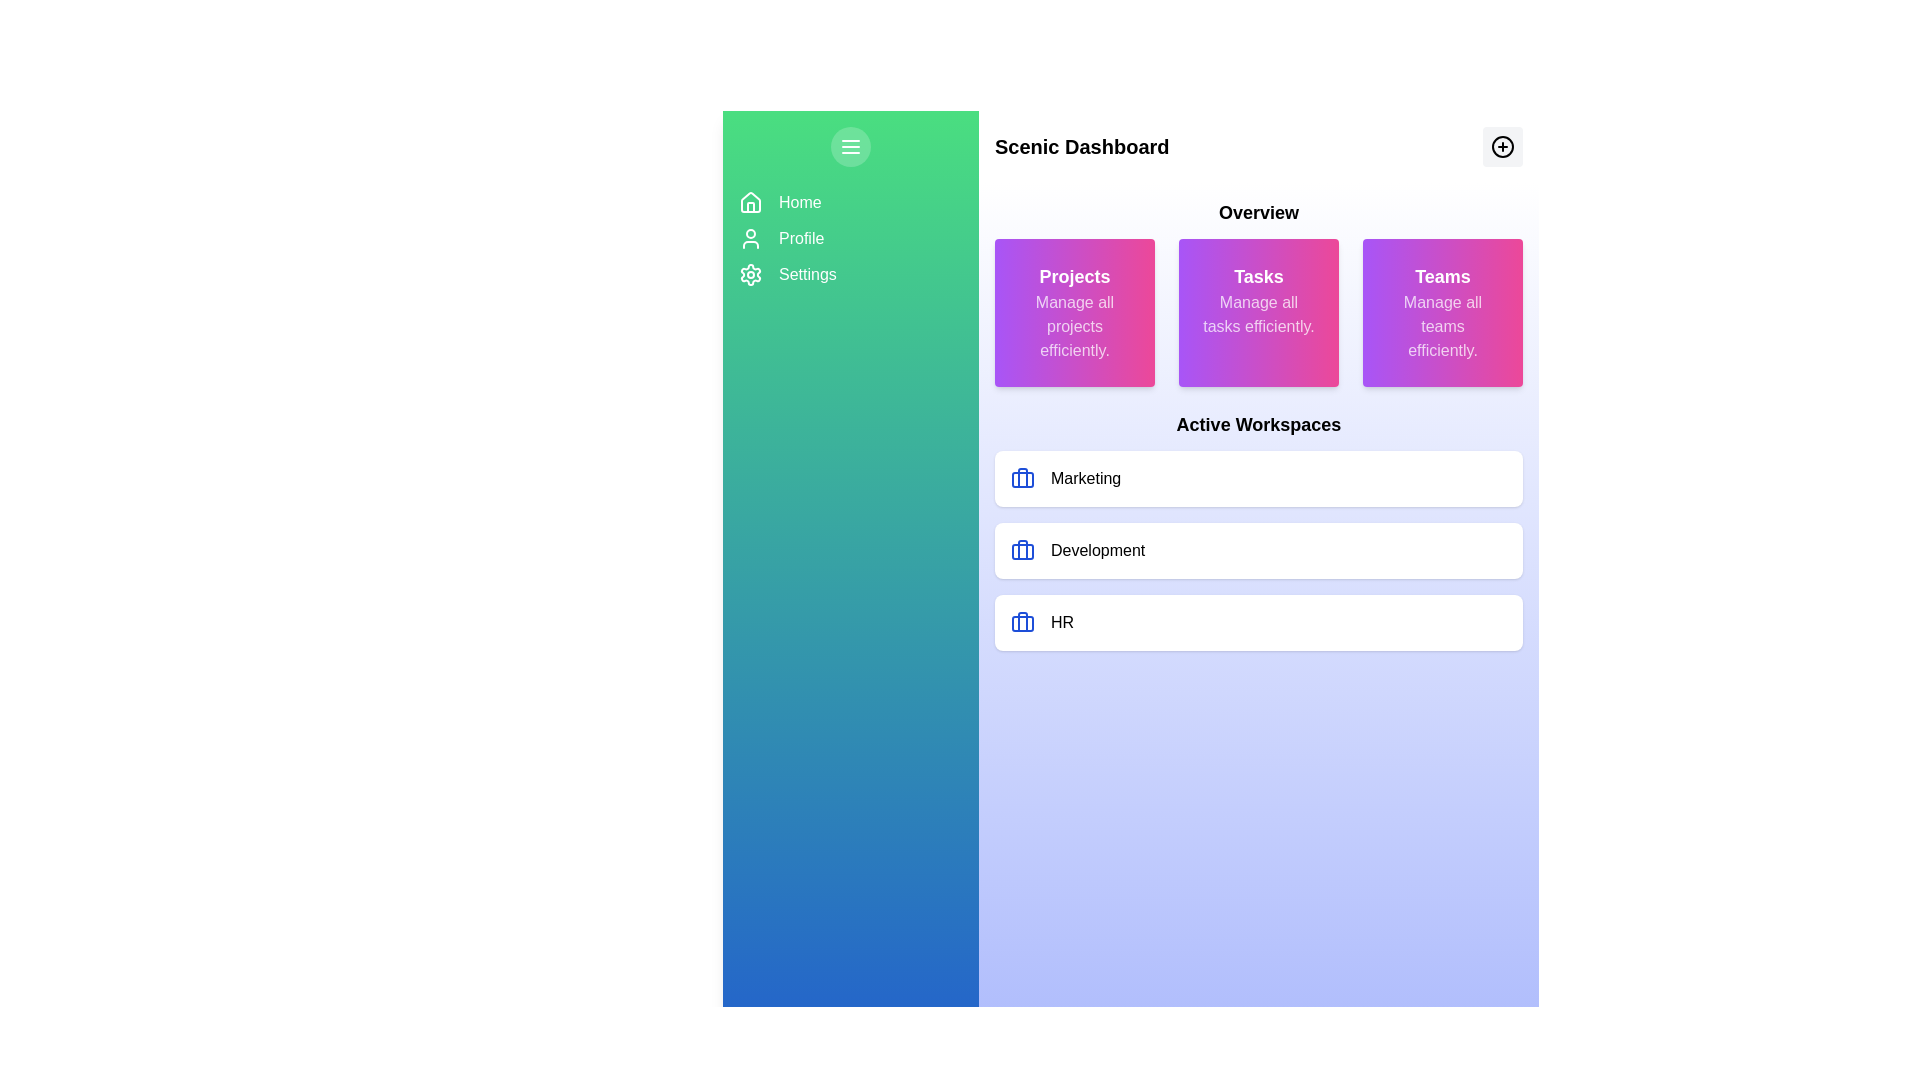  I want to click on text displayed in the bold, large font label 'Active Workspaces' located near the top-center of the interface below the 'Projects', 'Tasks', and 'Teams' cards, so click(1257, 423).